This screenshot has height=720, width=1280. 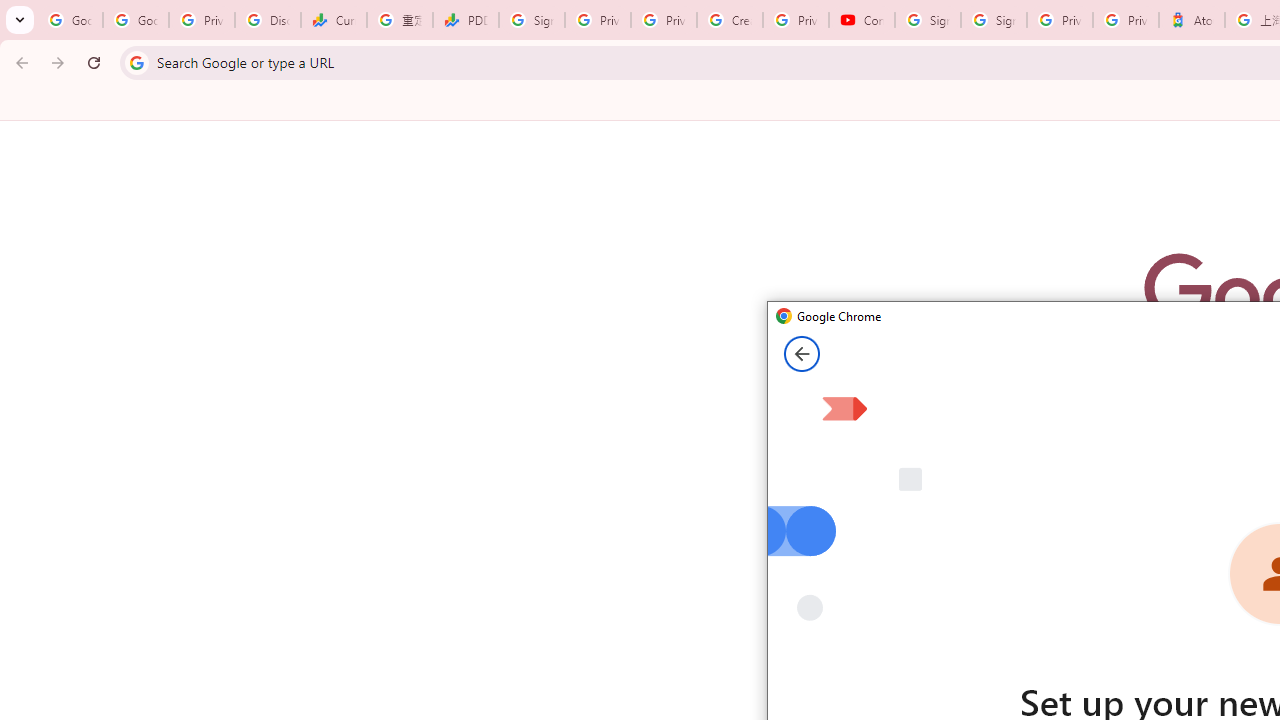 What do you see at coordinates (70, 20) in the screenshot?
I see `'Google Workspace Admin Community'` at bounding box center [70, 20].